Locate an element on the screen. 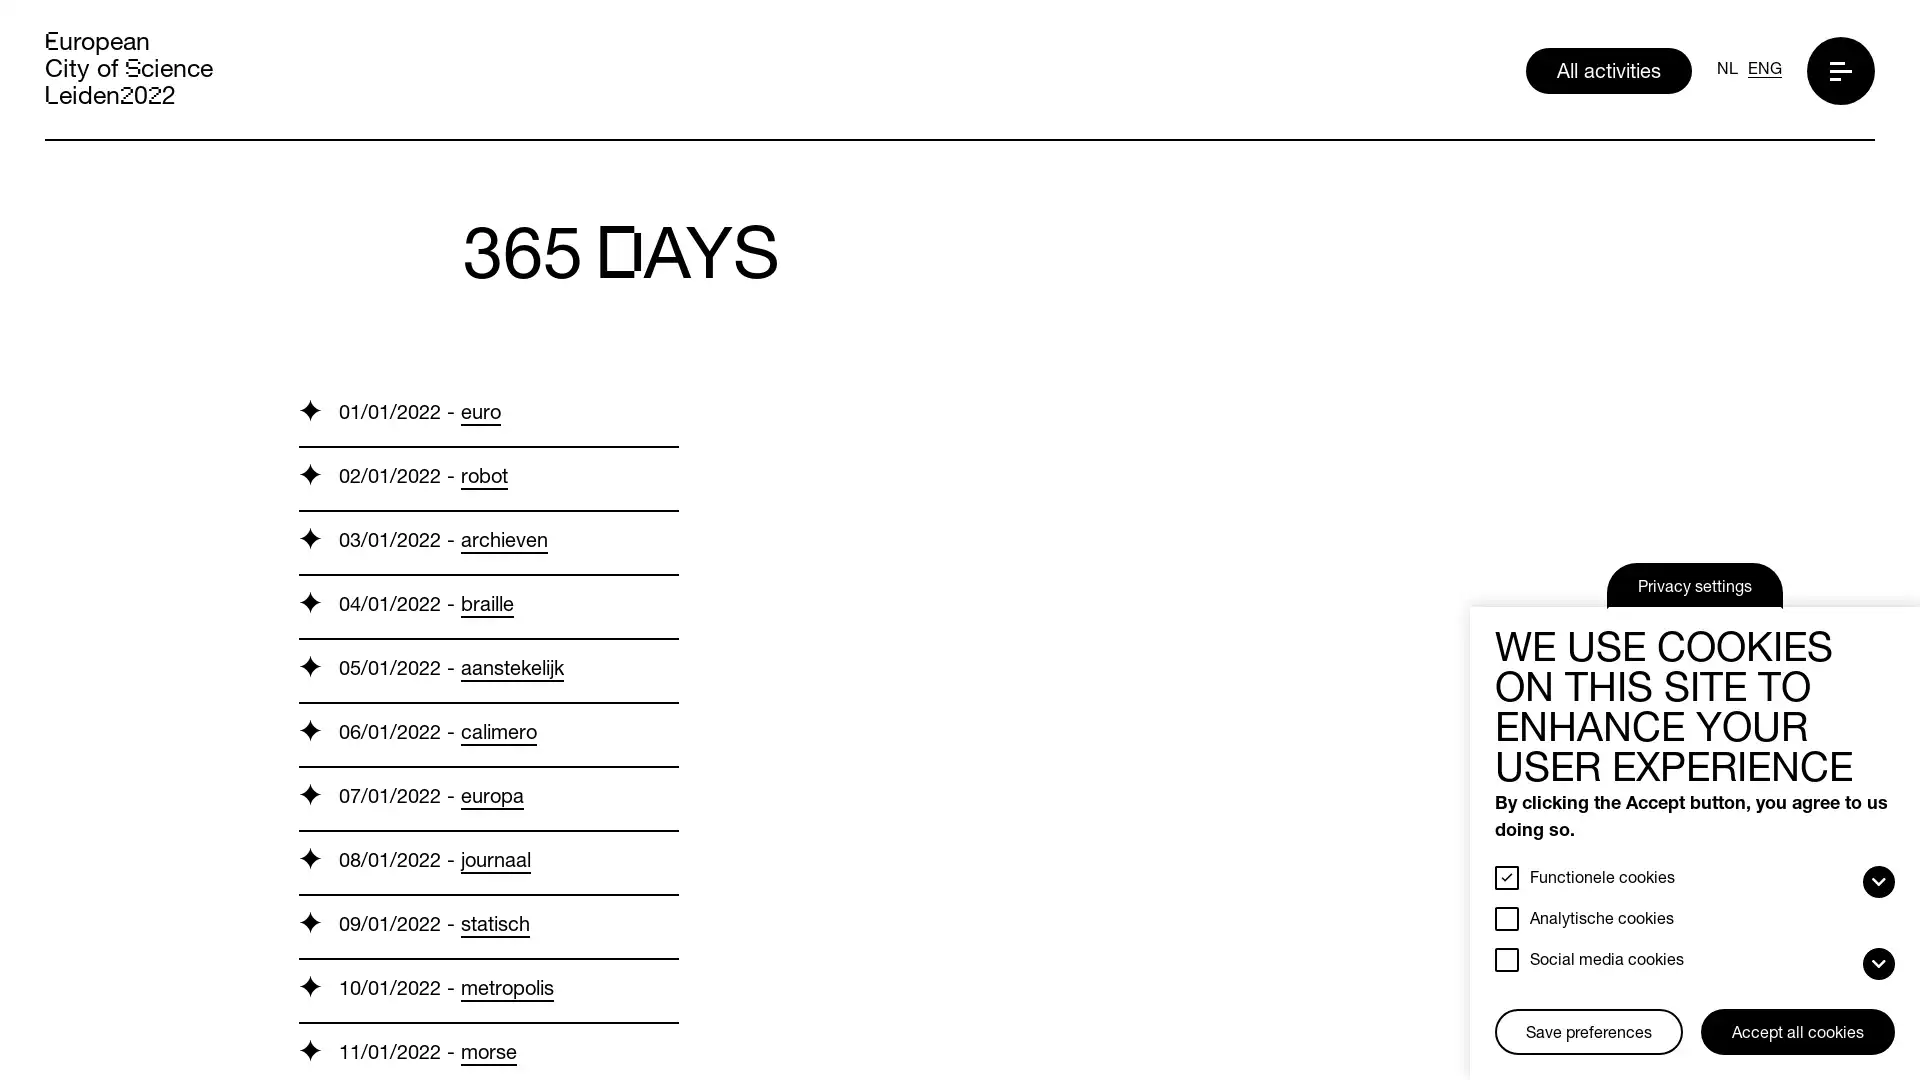 The width and height of the screenshot is (1920, 1080). Withdraw consent is located at coordinates (1502, 1011).